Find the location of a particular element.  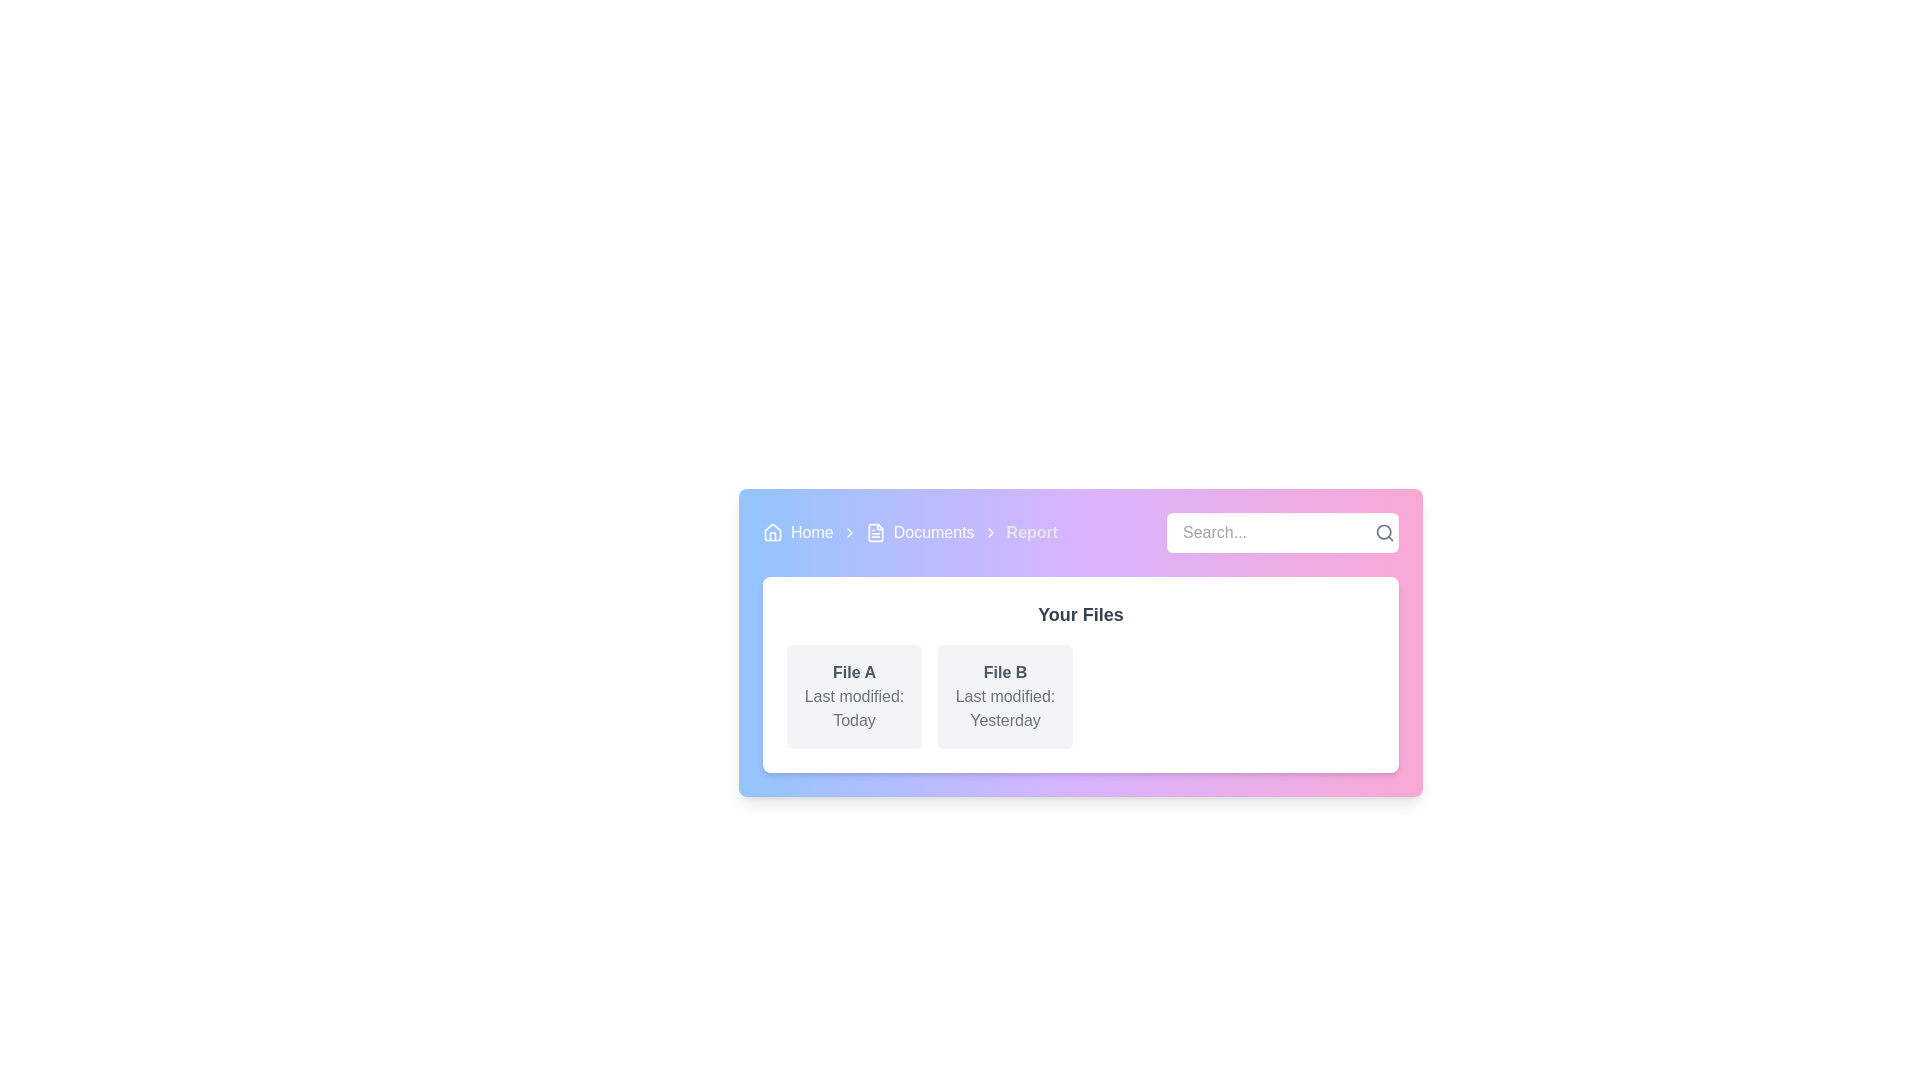

the first chevron arrow in the breadcrumb navigation that separates 'Home' and 'Documents' is located at coordinates (849, 531).